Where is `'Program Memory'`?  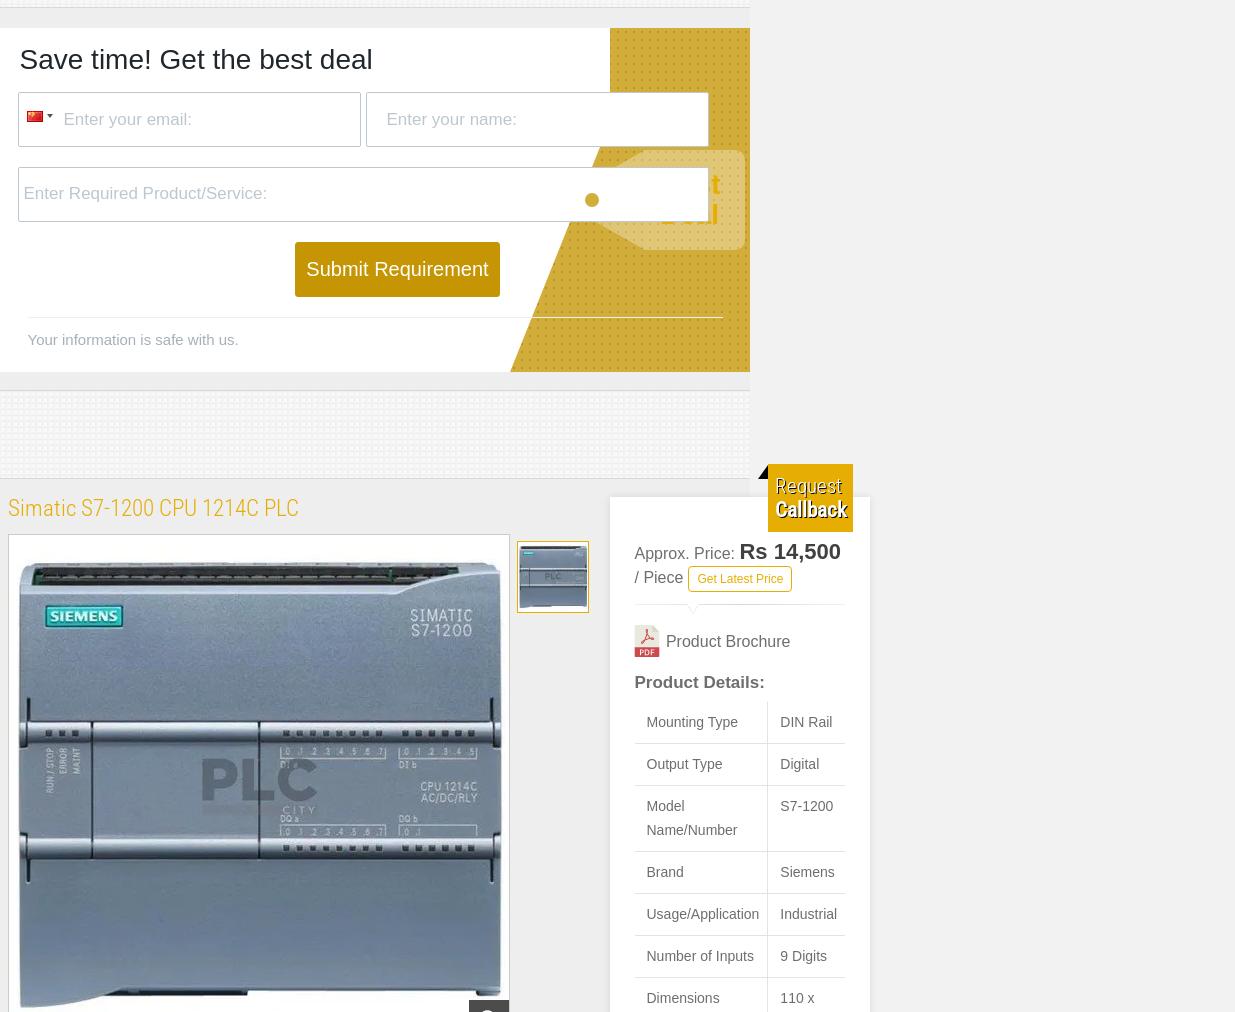
'Program Memory' is located at coordinates (699, 323).